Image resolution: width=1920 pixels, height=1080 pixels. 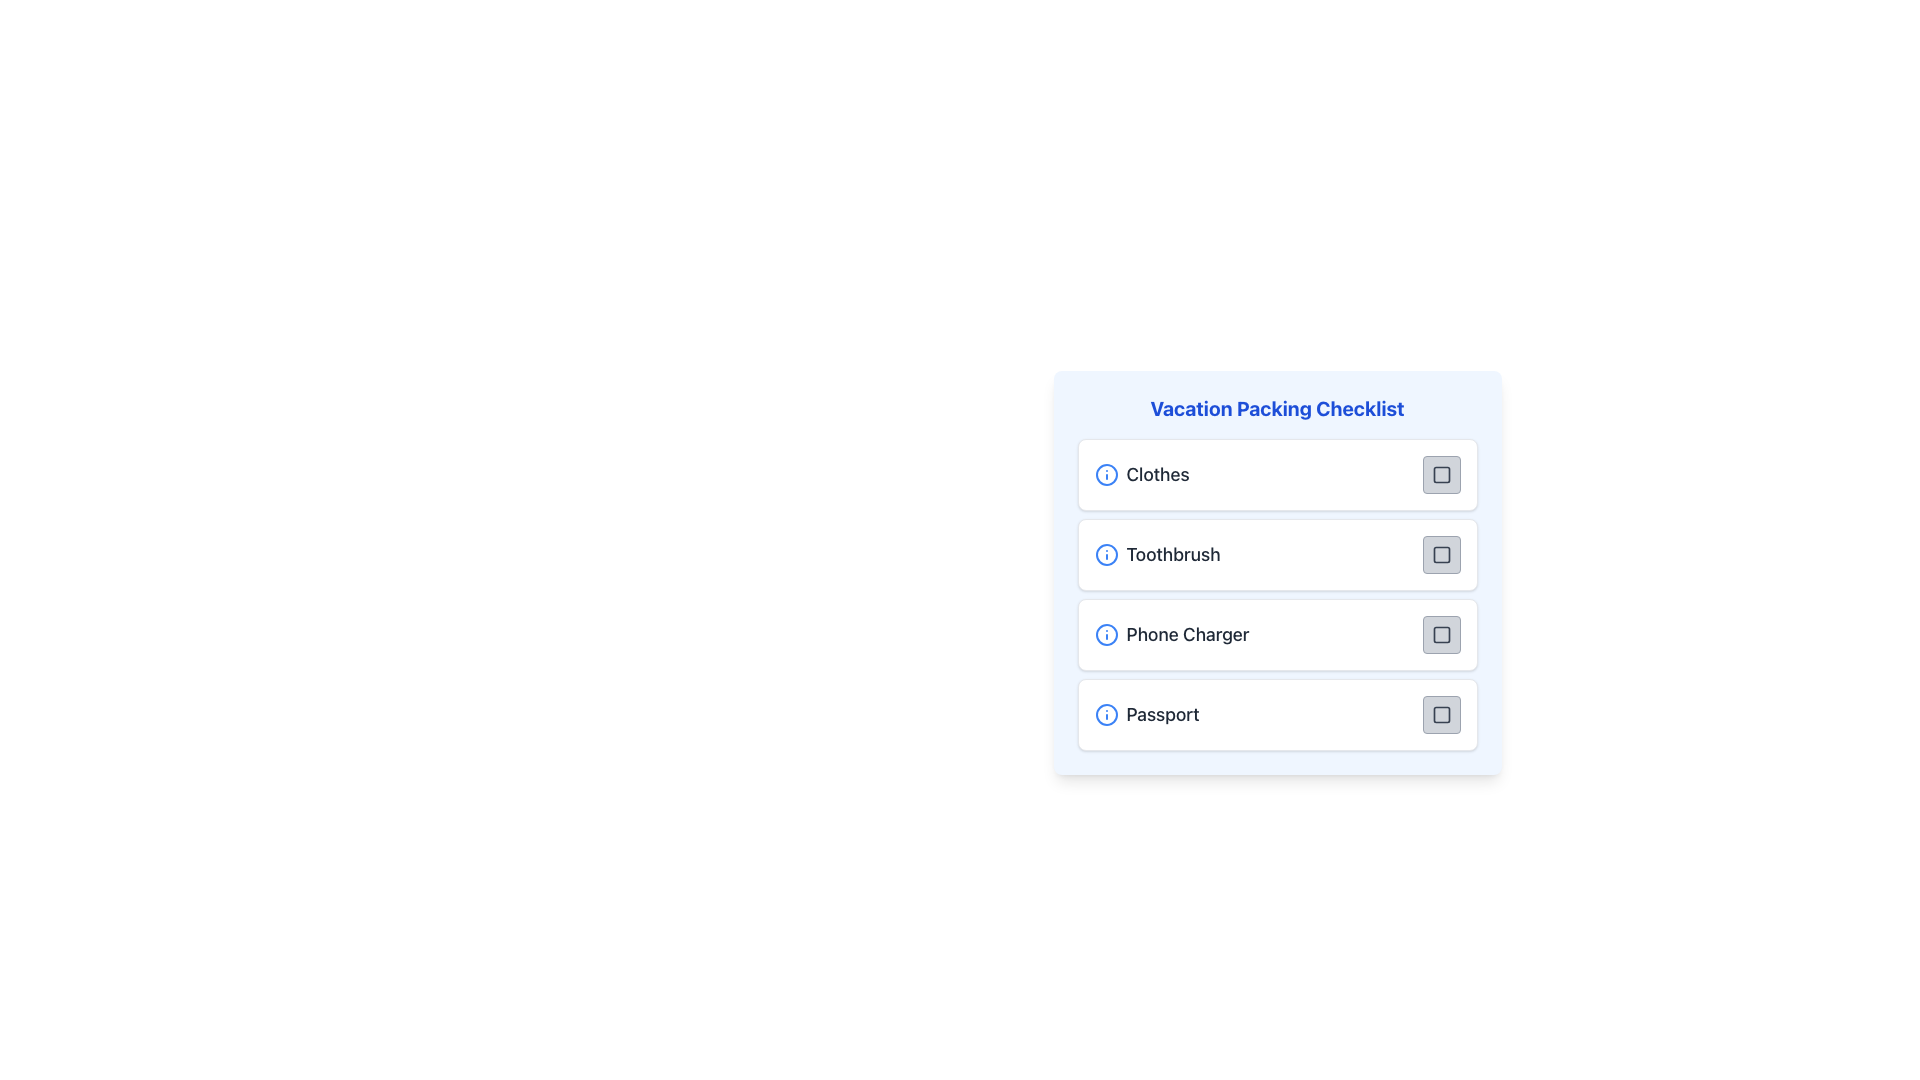 I want to click on label 'Toothbrush' from the second list item in the Vacation Packing Checklist, which is positioned between 'Clothes' and 'Phone Charger', so click(x=1157, y=555).